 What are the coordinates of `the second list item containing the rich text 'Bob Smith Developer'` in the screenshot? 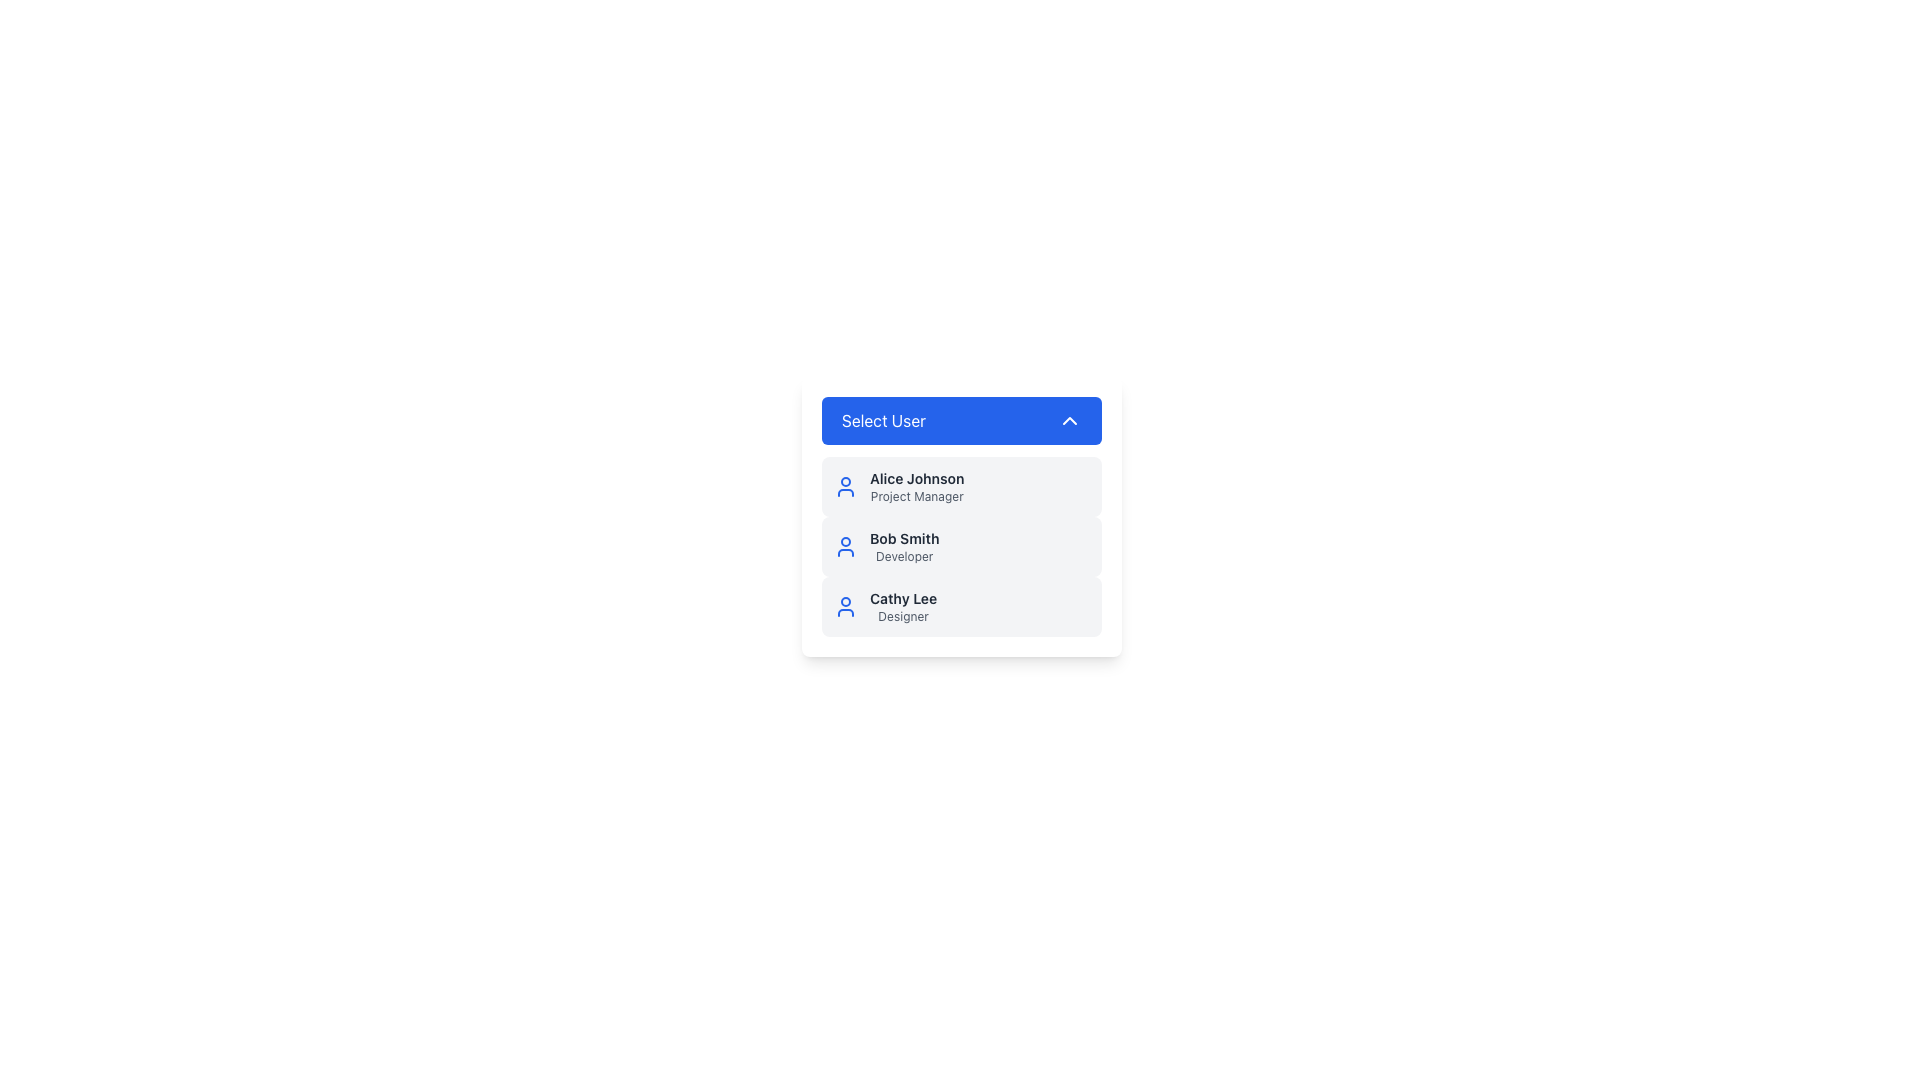 It's located at (903, 547).